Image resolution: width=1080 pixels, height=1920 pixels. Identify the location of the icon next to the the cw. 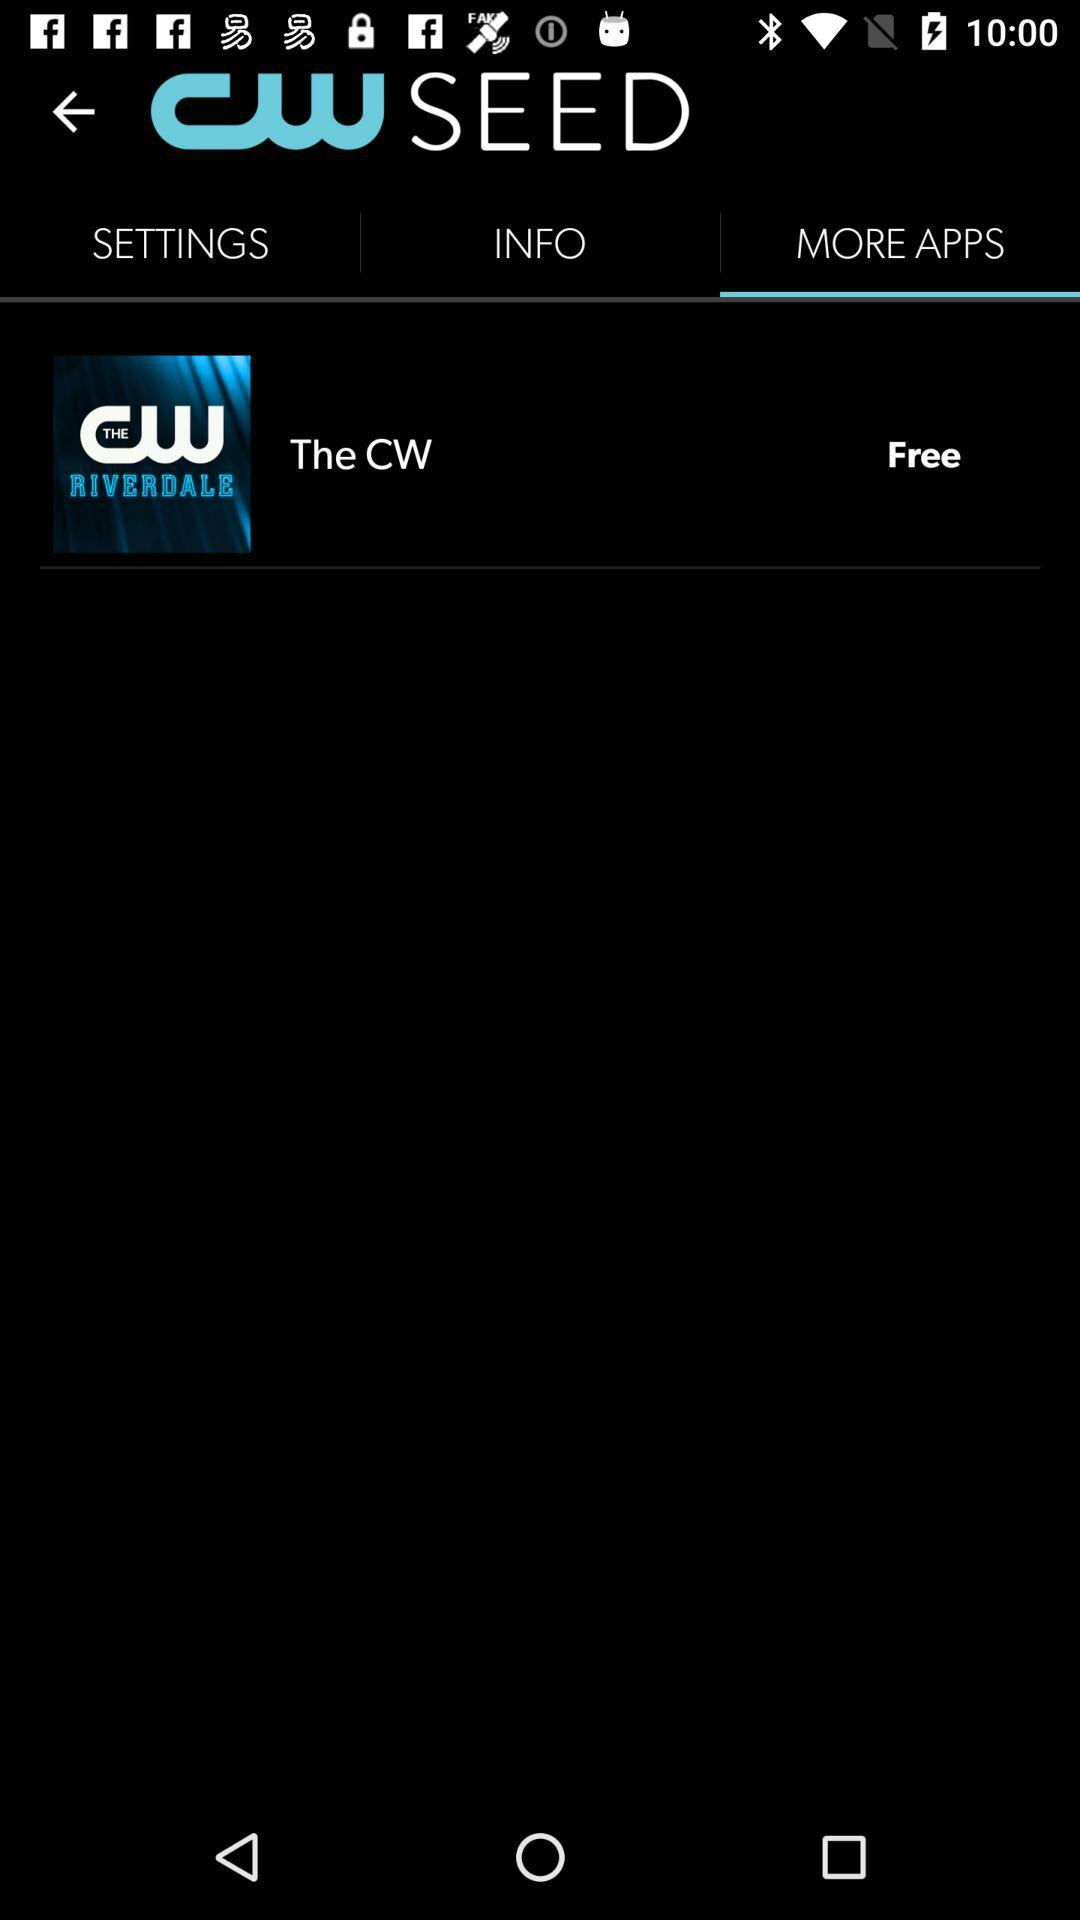
(150, 453).